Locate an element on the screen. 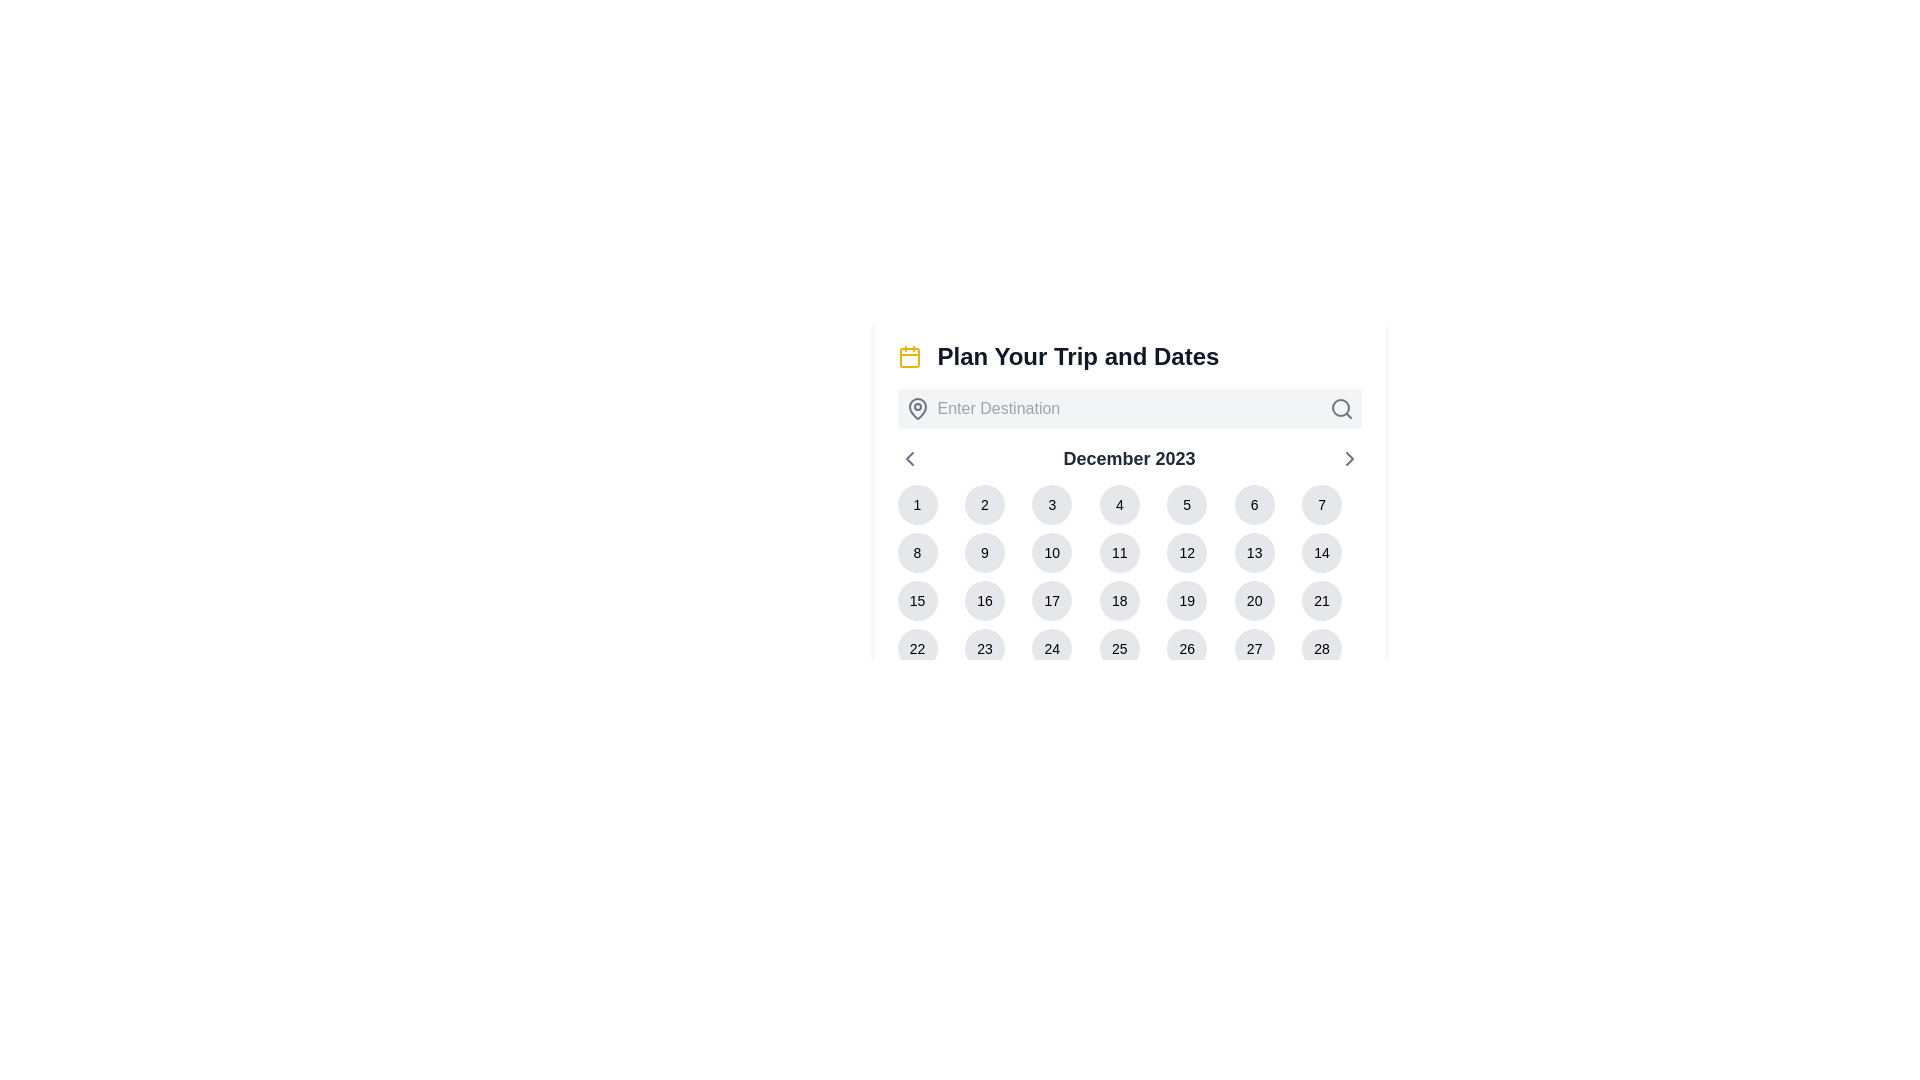  the button representing the date '9' is located at coordinates (984, 552).